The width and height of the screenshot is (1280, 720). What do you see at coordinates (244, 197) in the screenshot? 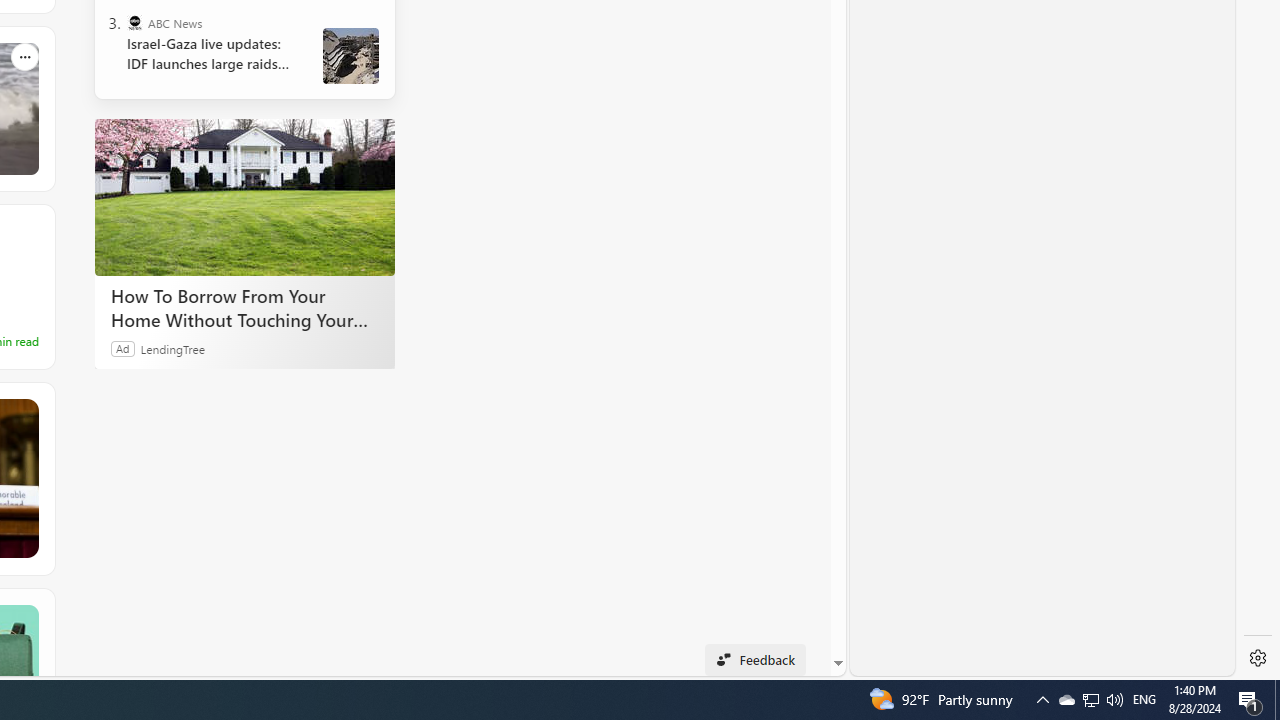
I see `'How To Borrow From Your Home Without Touching Your Mortgage'` at bounding box center [244, 197].